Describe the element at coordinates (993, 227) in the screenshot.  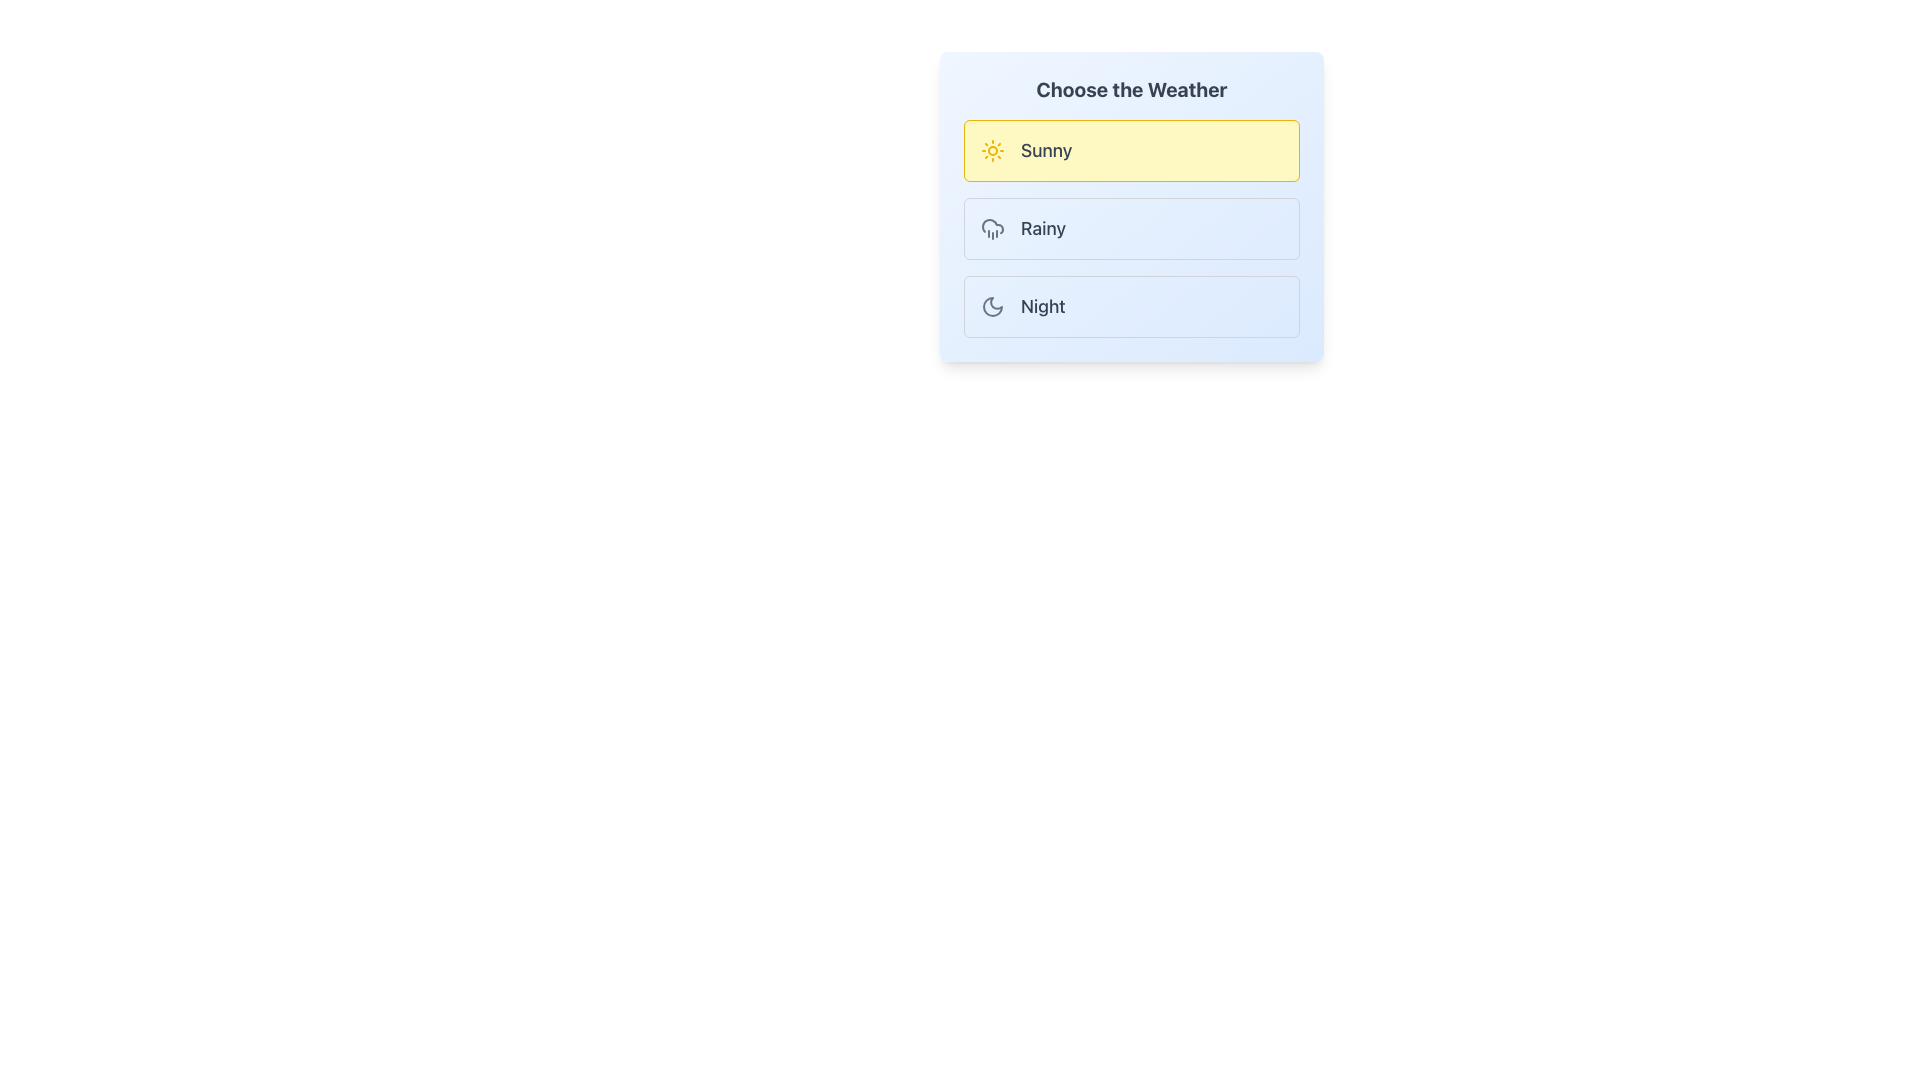
I see `the cloud icon with rain drops located to the left of the word 'Rainy' in the 'Choose the Weather' menu option` at that location.